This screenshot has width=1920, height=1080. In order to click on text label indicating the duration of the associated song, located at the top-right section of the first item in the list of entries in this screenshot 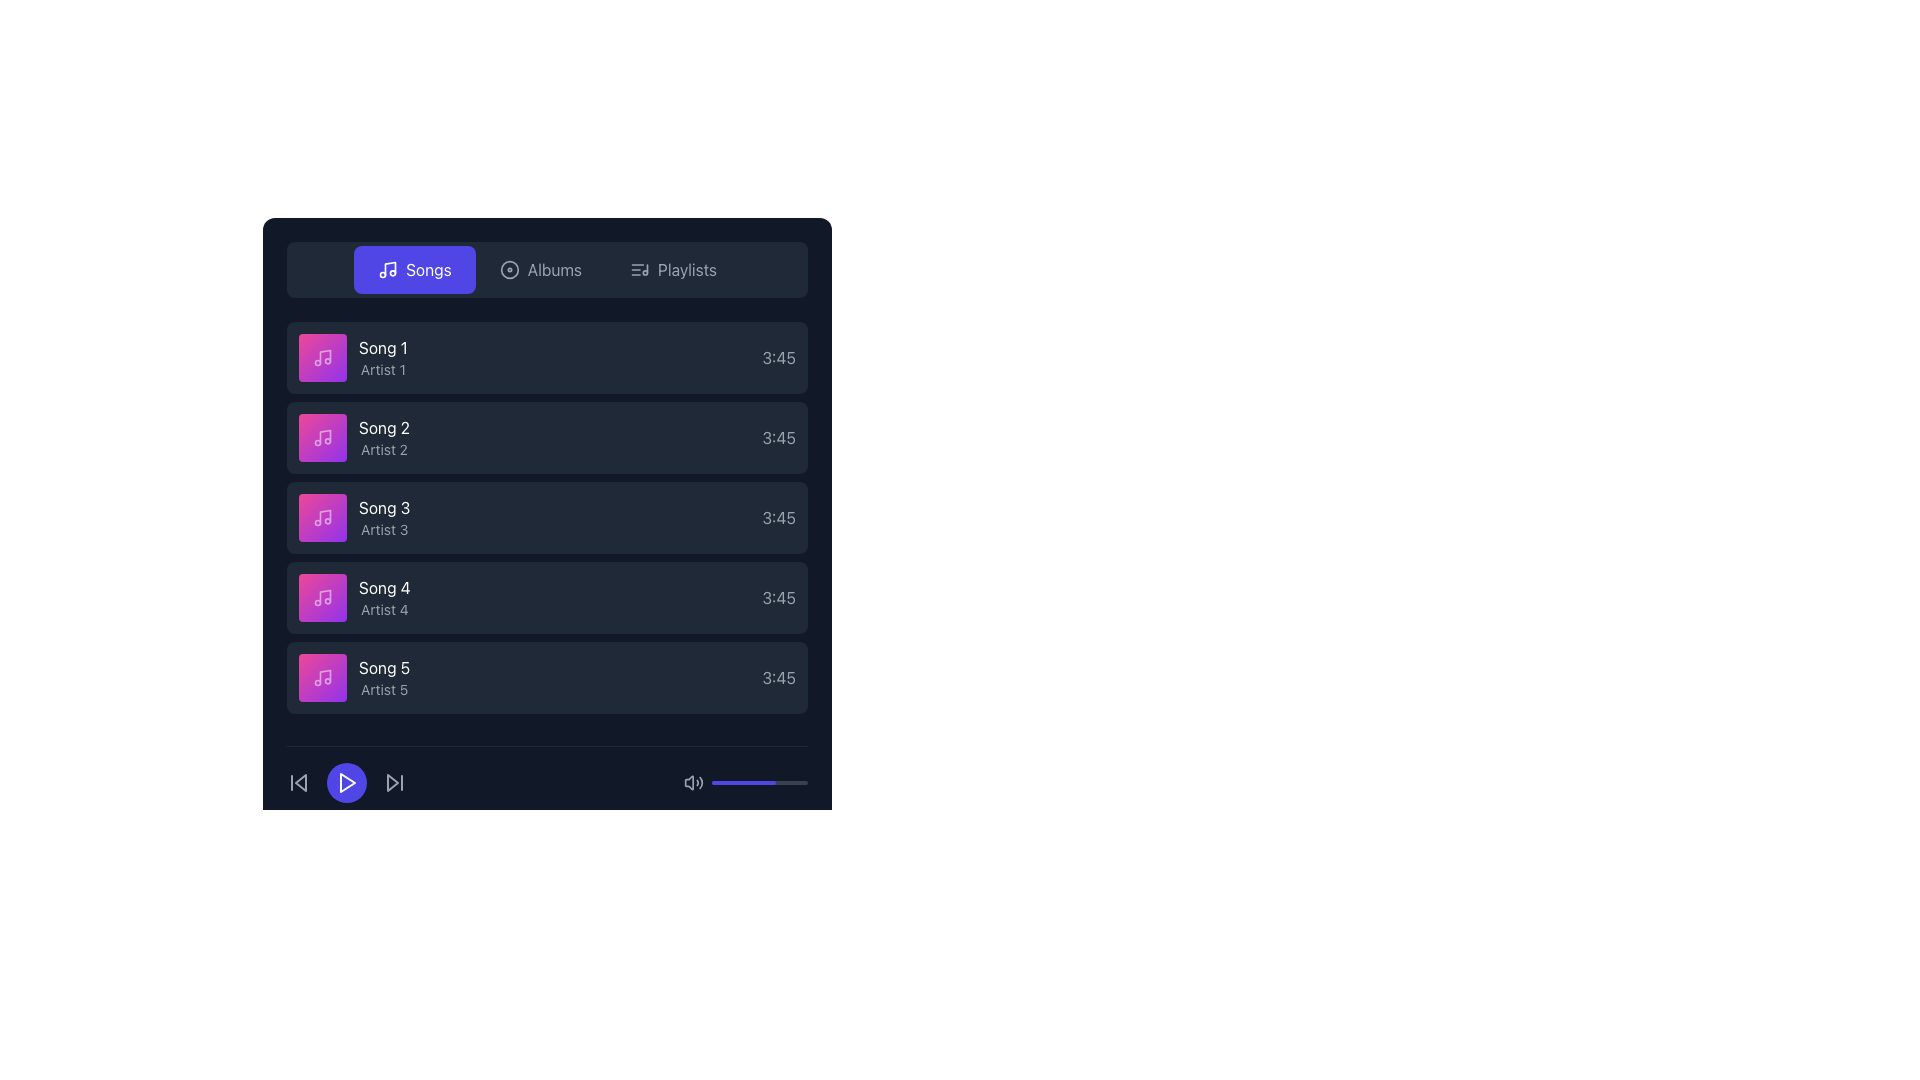, I will do `click(778, 357)`.